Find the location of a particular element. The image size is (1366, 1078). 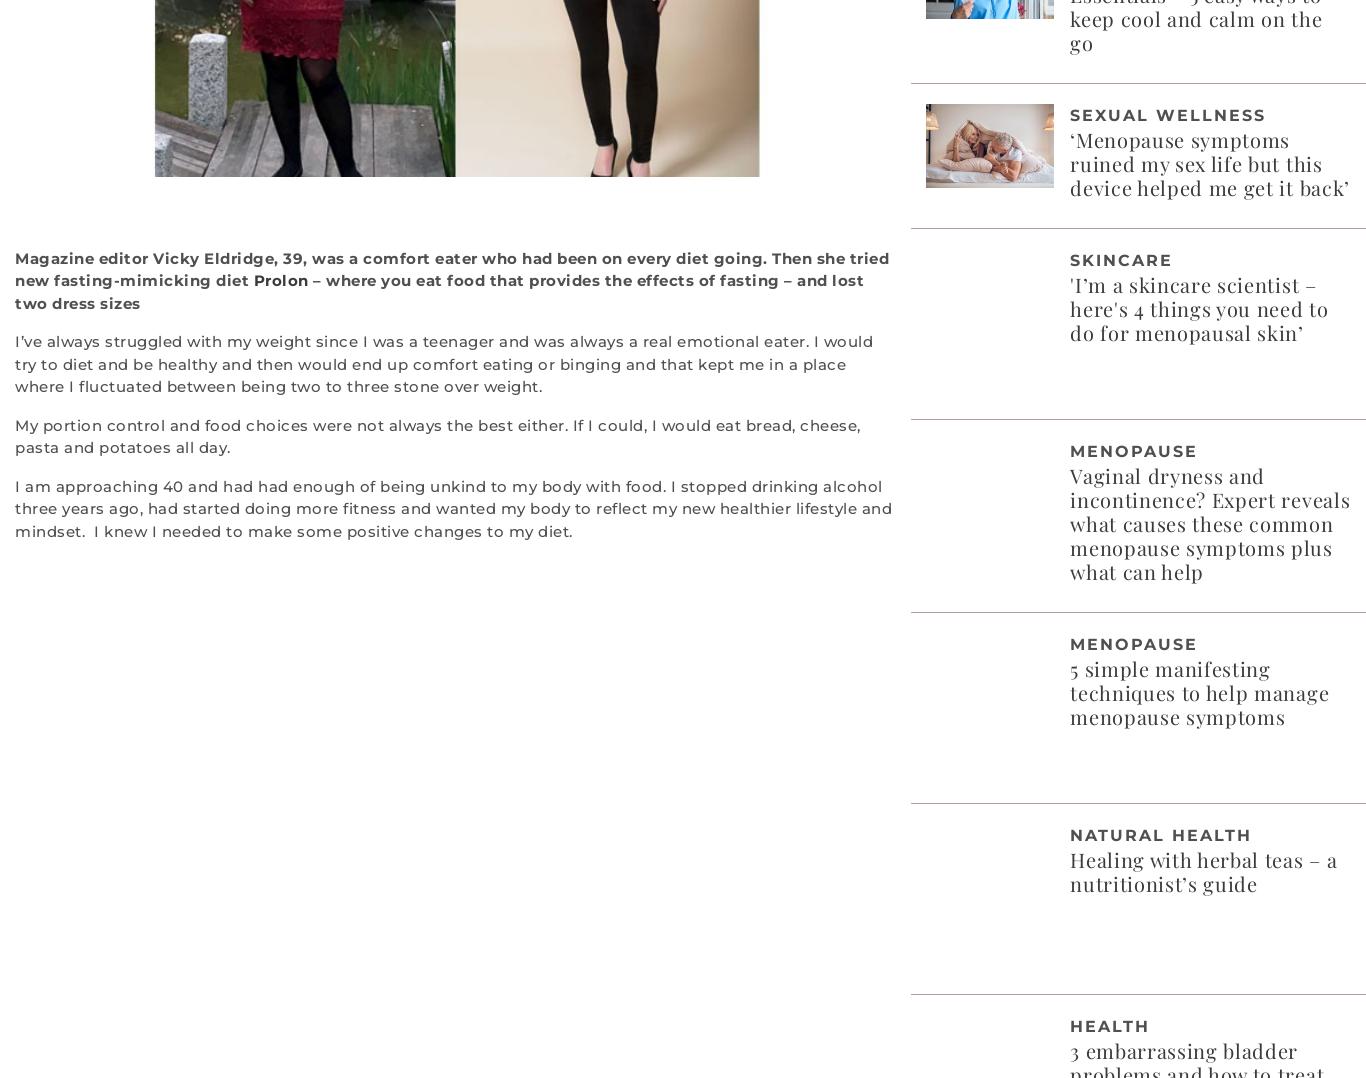

'Skincare' is located at coordinates (1120, 258).